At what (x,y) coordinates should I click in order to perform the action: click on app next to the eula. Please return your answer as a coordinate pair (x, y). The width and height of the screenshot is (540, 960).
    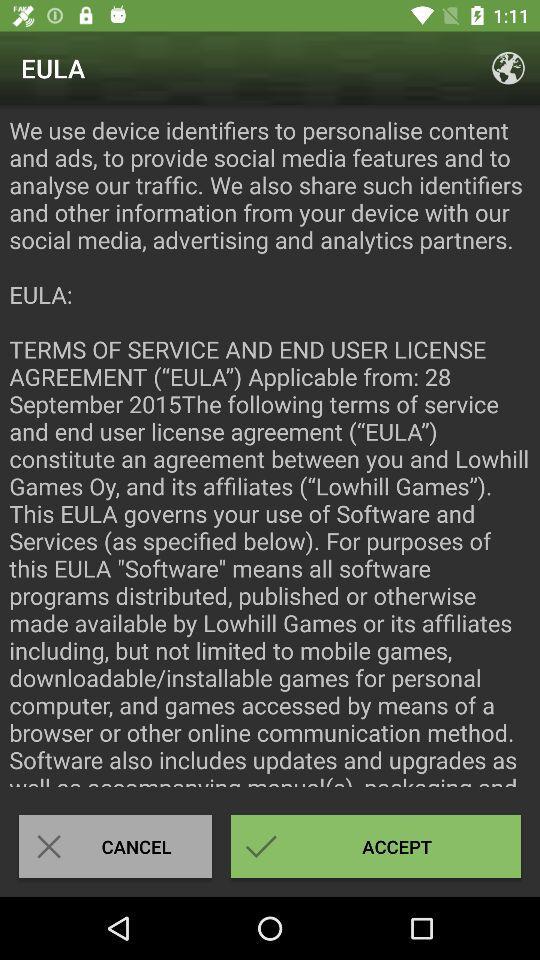
    Looking at the image, I should click on (508, 68).